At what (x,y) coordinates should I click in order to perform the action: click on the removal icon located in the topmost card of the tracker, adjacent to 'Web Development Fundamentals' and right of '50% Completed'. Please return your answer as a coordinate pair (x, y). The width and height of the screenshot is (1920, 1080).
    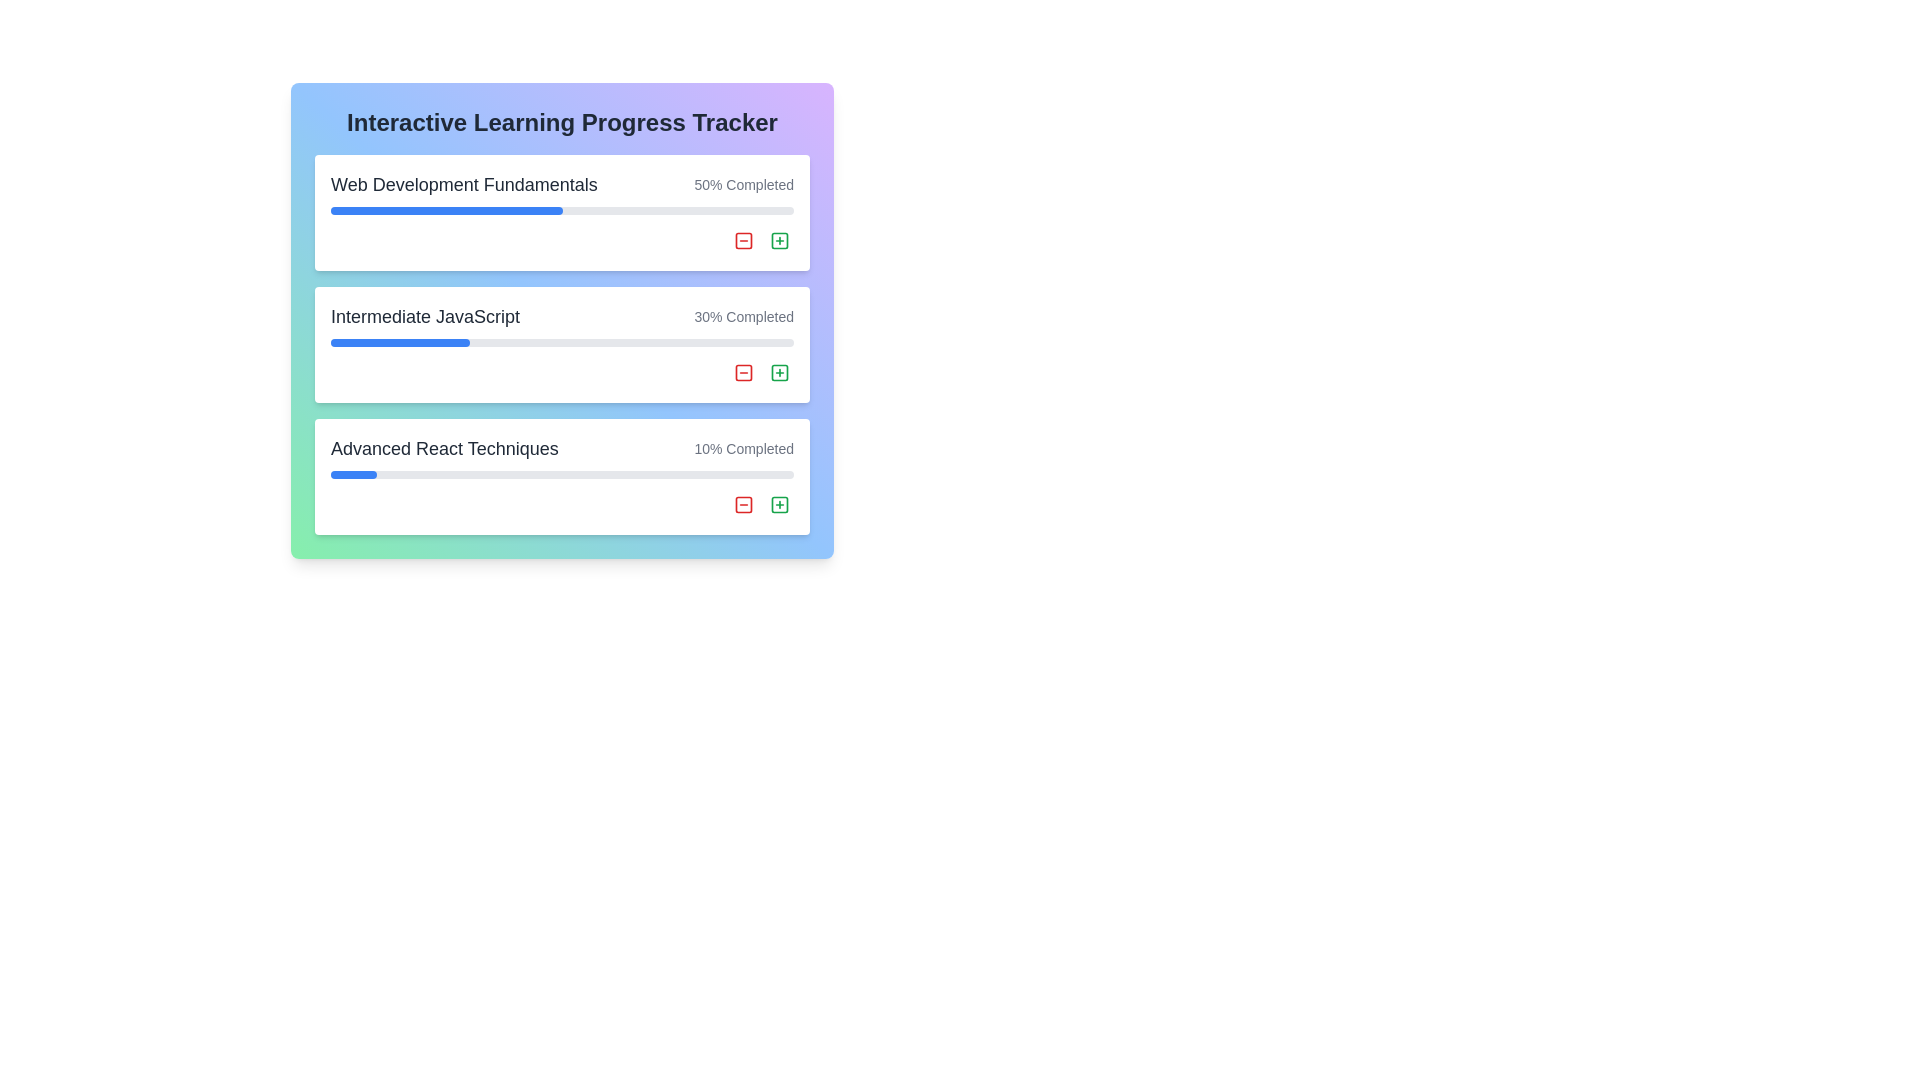
    Looking at the image, I should click on (743, 239).